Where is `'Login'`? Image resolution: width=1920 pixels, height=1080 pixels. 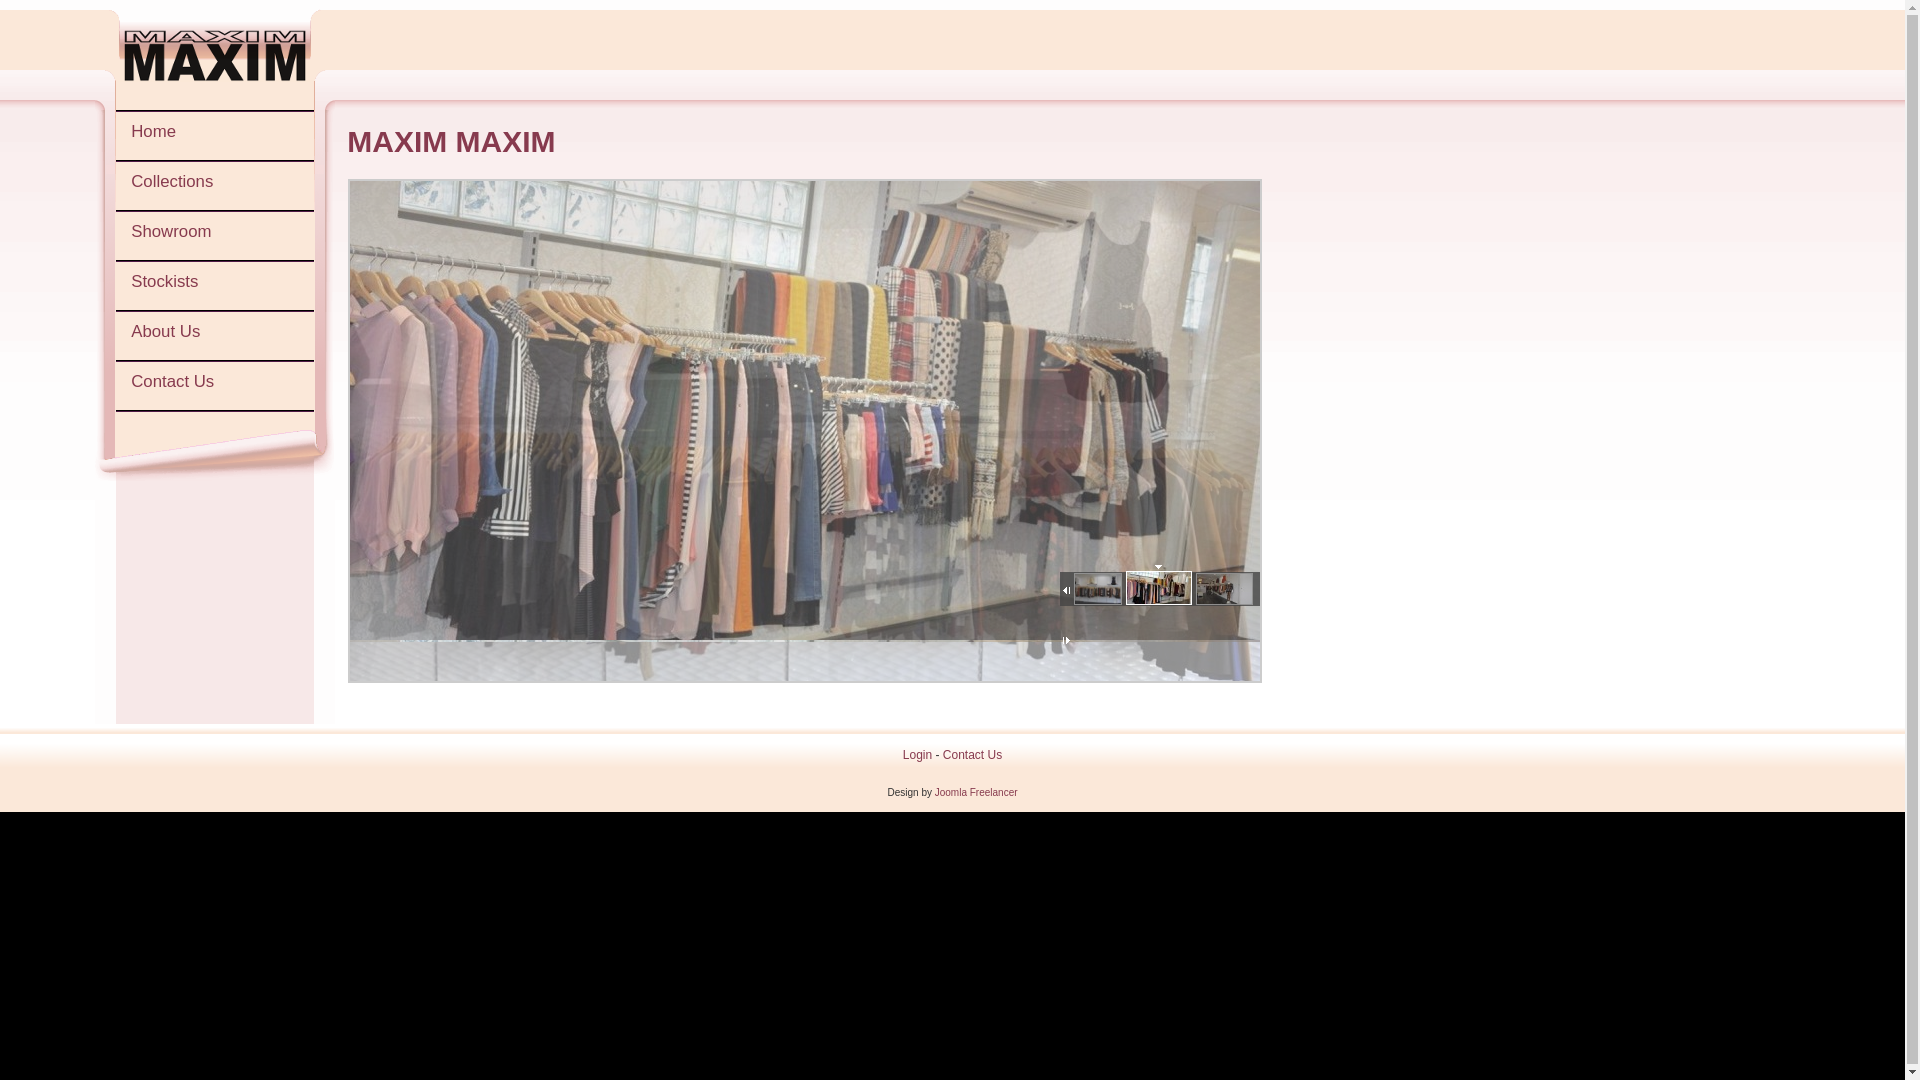
'Login' is located at coordinates (916, 755).